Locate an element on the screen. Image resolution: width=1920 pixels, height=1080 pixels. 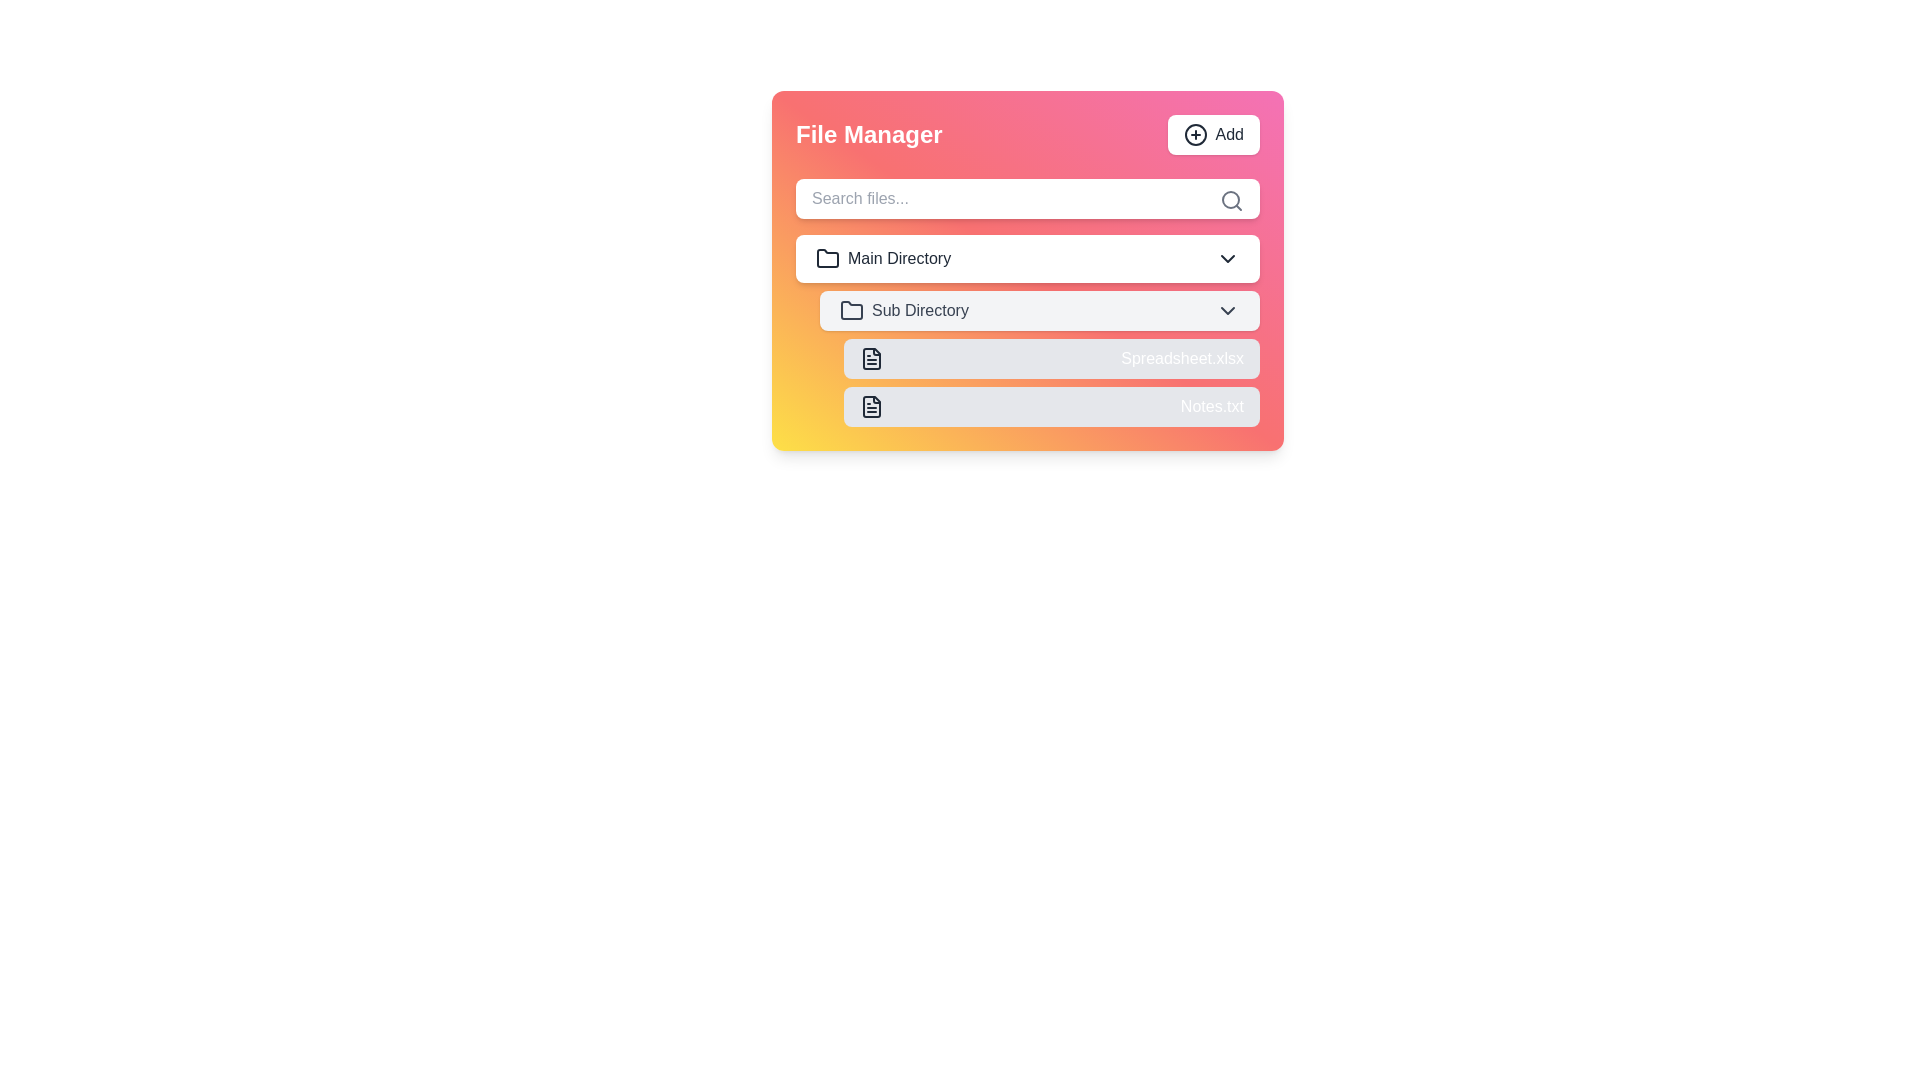
the small circular icon with a plus symbol, which is located in the button labeled 'Add' in the top-right corner of the interface is located at coordinates (1195, 135).